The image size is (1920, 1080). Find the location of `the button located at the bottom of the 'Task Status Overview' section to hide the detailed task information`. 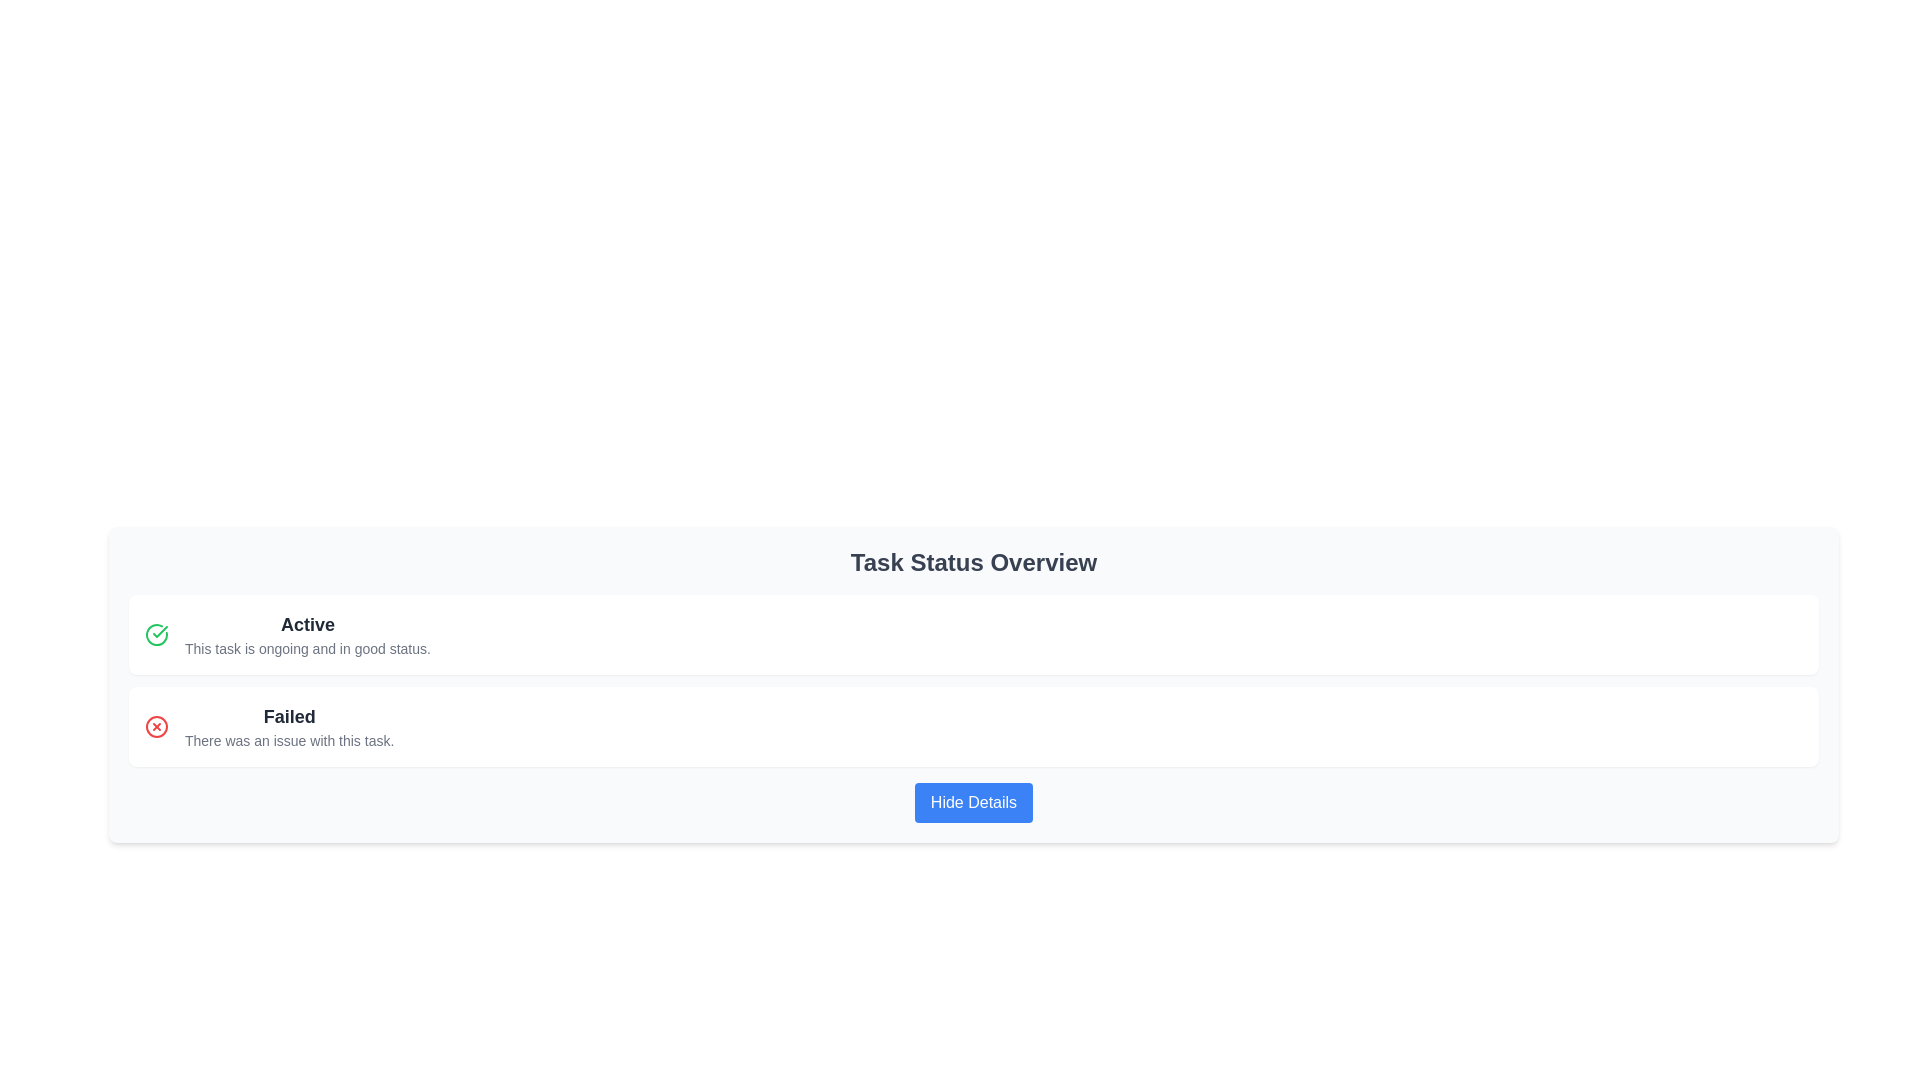

the button located at the bottom of the 'Task Status Overview' section to hide the detailed task information is located at coordinates (974, 801).